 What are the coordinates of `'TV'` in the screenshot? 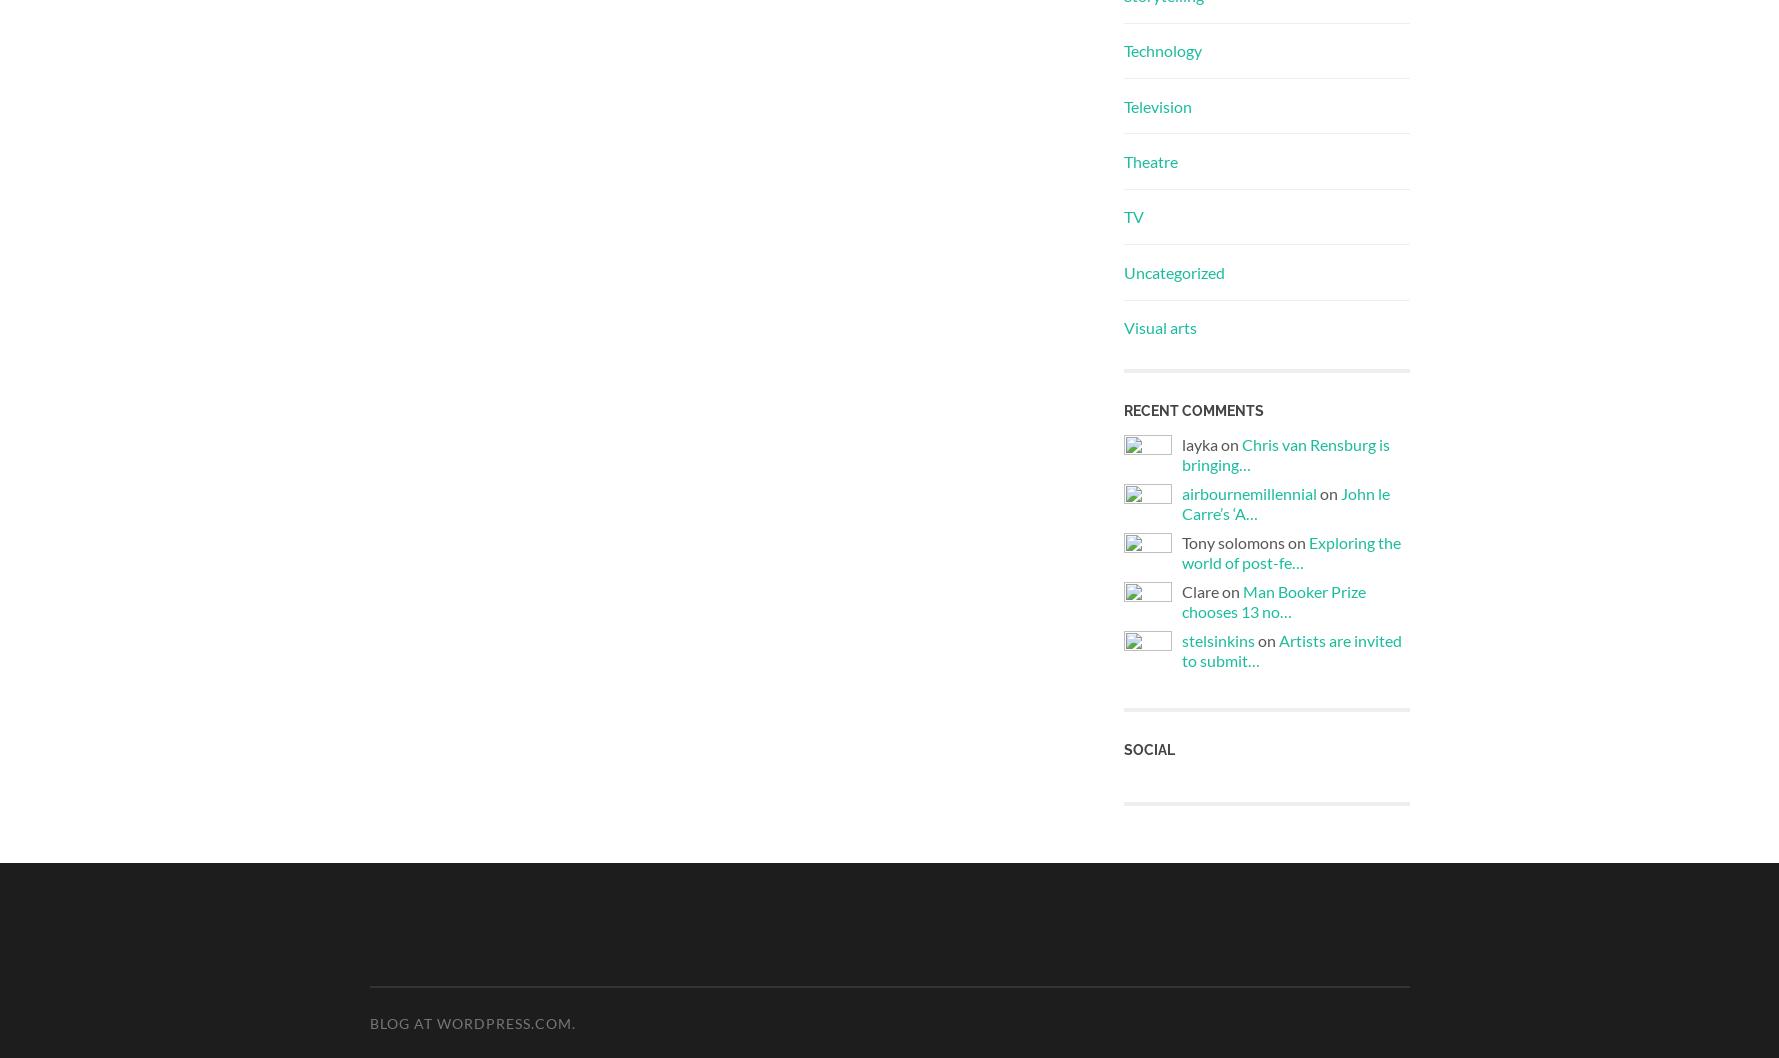 It's located at (1133, 216).